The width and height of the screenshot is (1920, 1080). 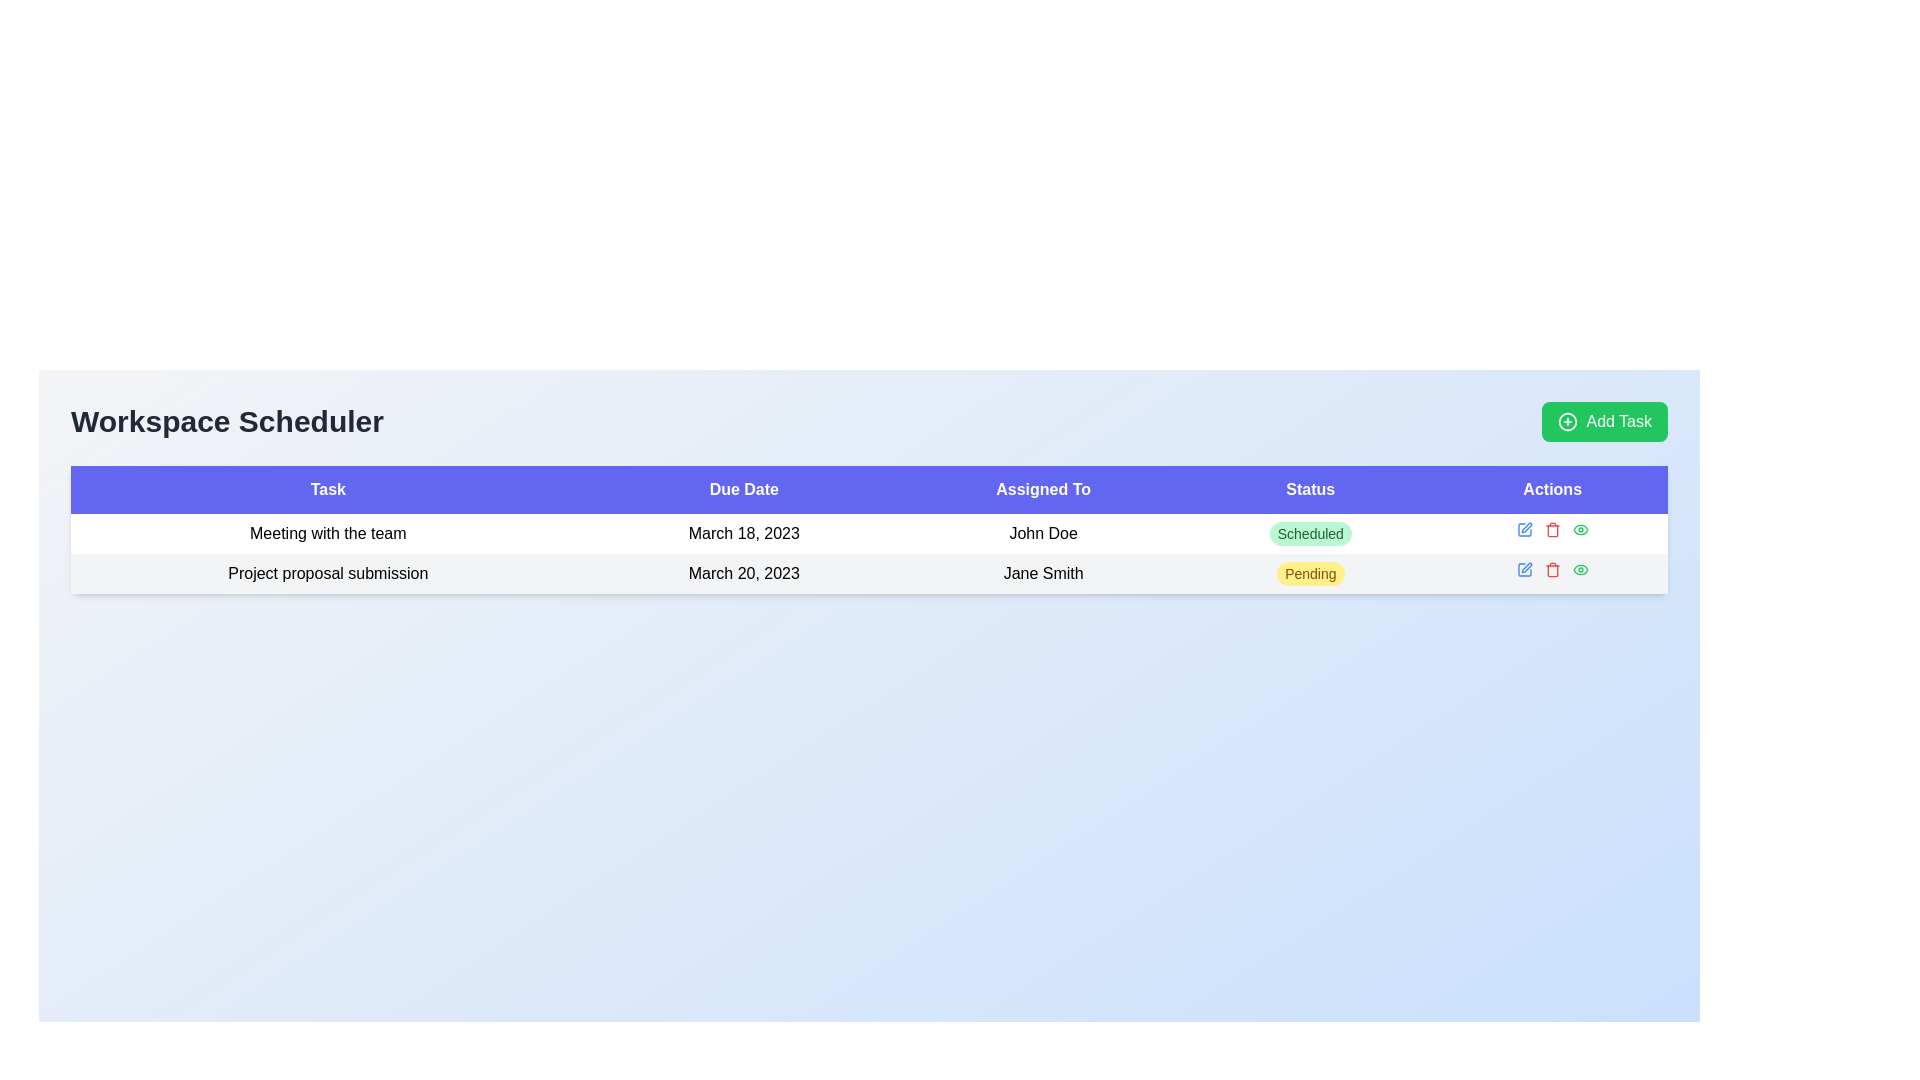 I want to click on the Status label displaying 'Pending' with a yellow background and brown text, located in the fourth cell of the table row for 'Project proposal submission' assigned to 'Jane Smith', so click(x=1310, y=574).